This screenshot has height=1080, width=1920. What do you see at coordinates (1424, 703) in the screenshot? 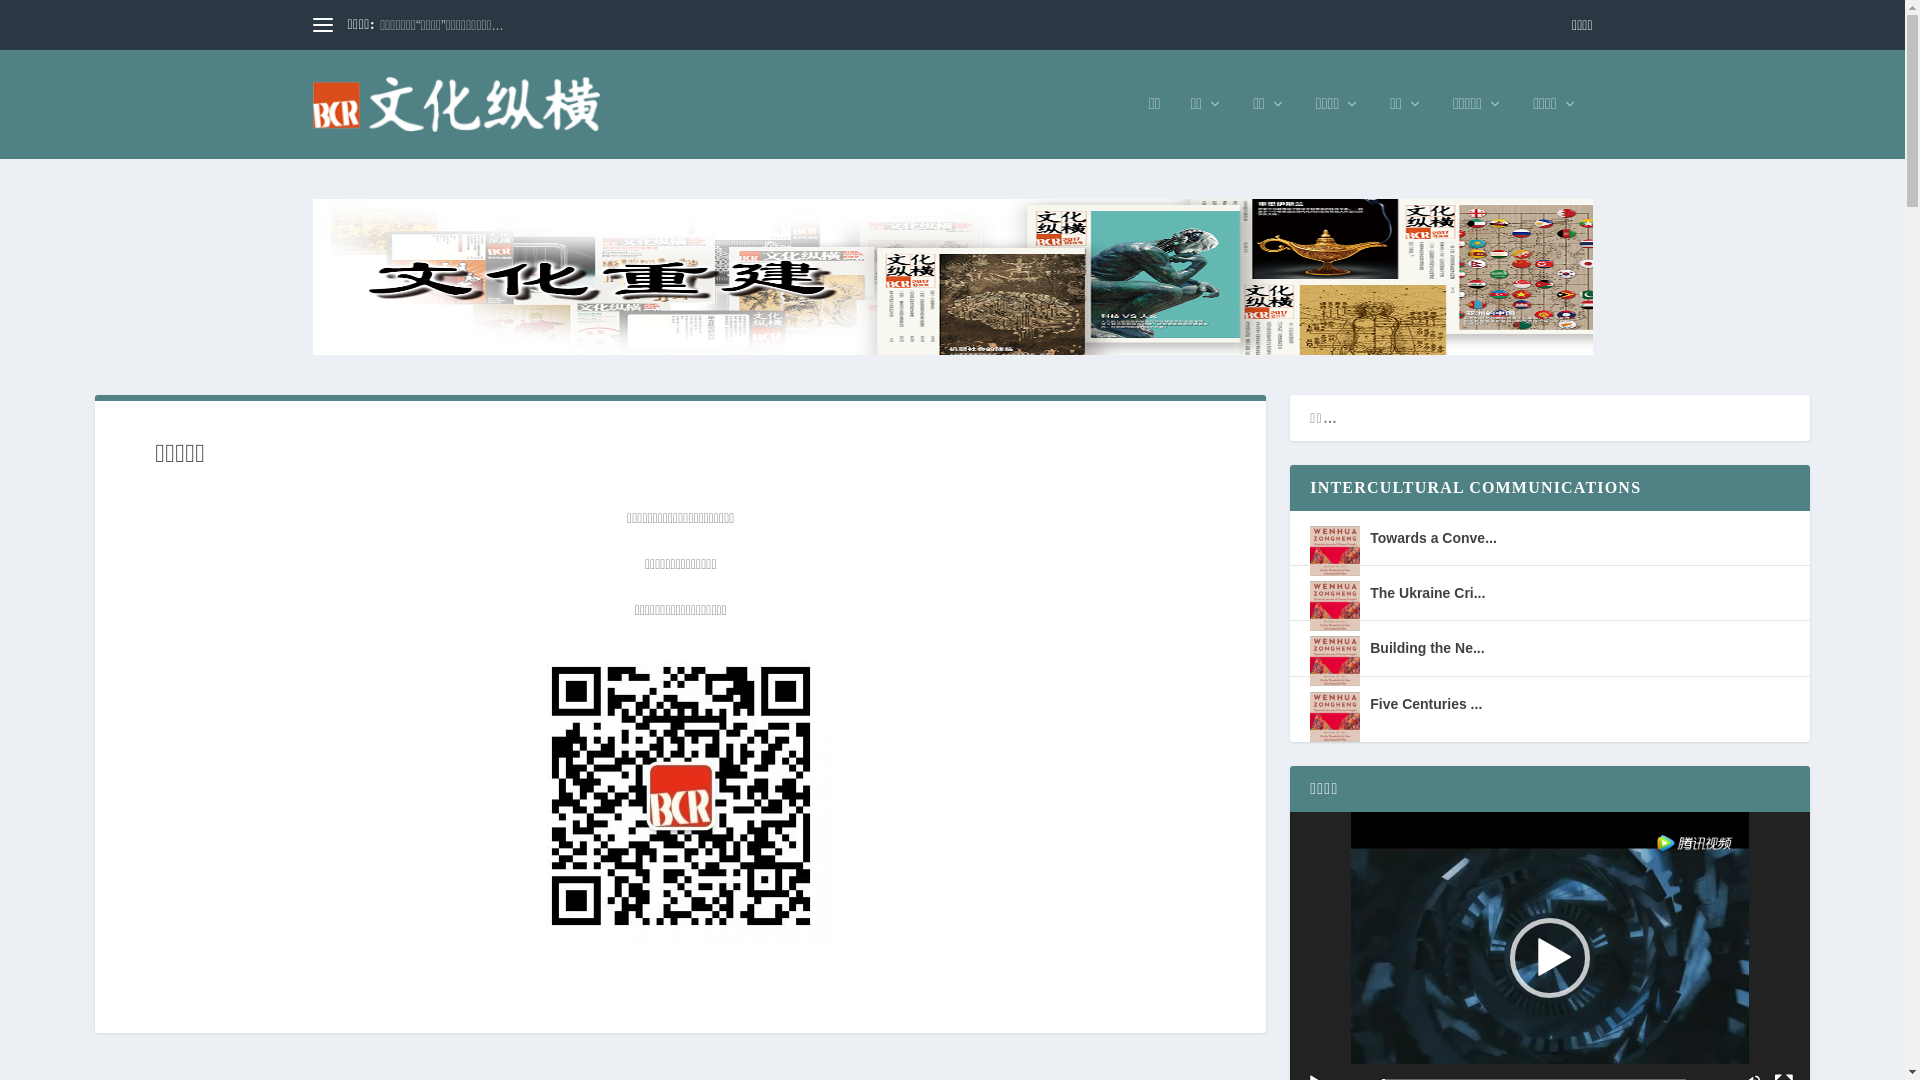
I see `'Five Centuries ...'` at bounding box center [1424, 703].